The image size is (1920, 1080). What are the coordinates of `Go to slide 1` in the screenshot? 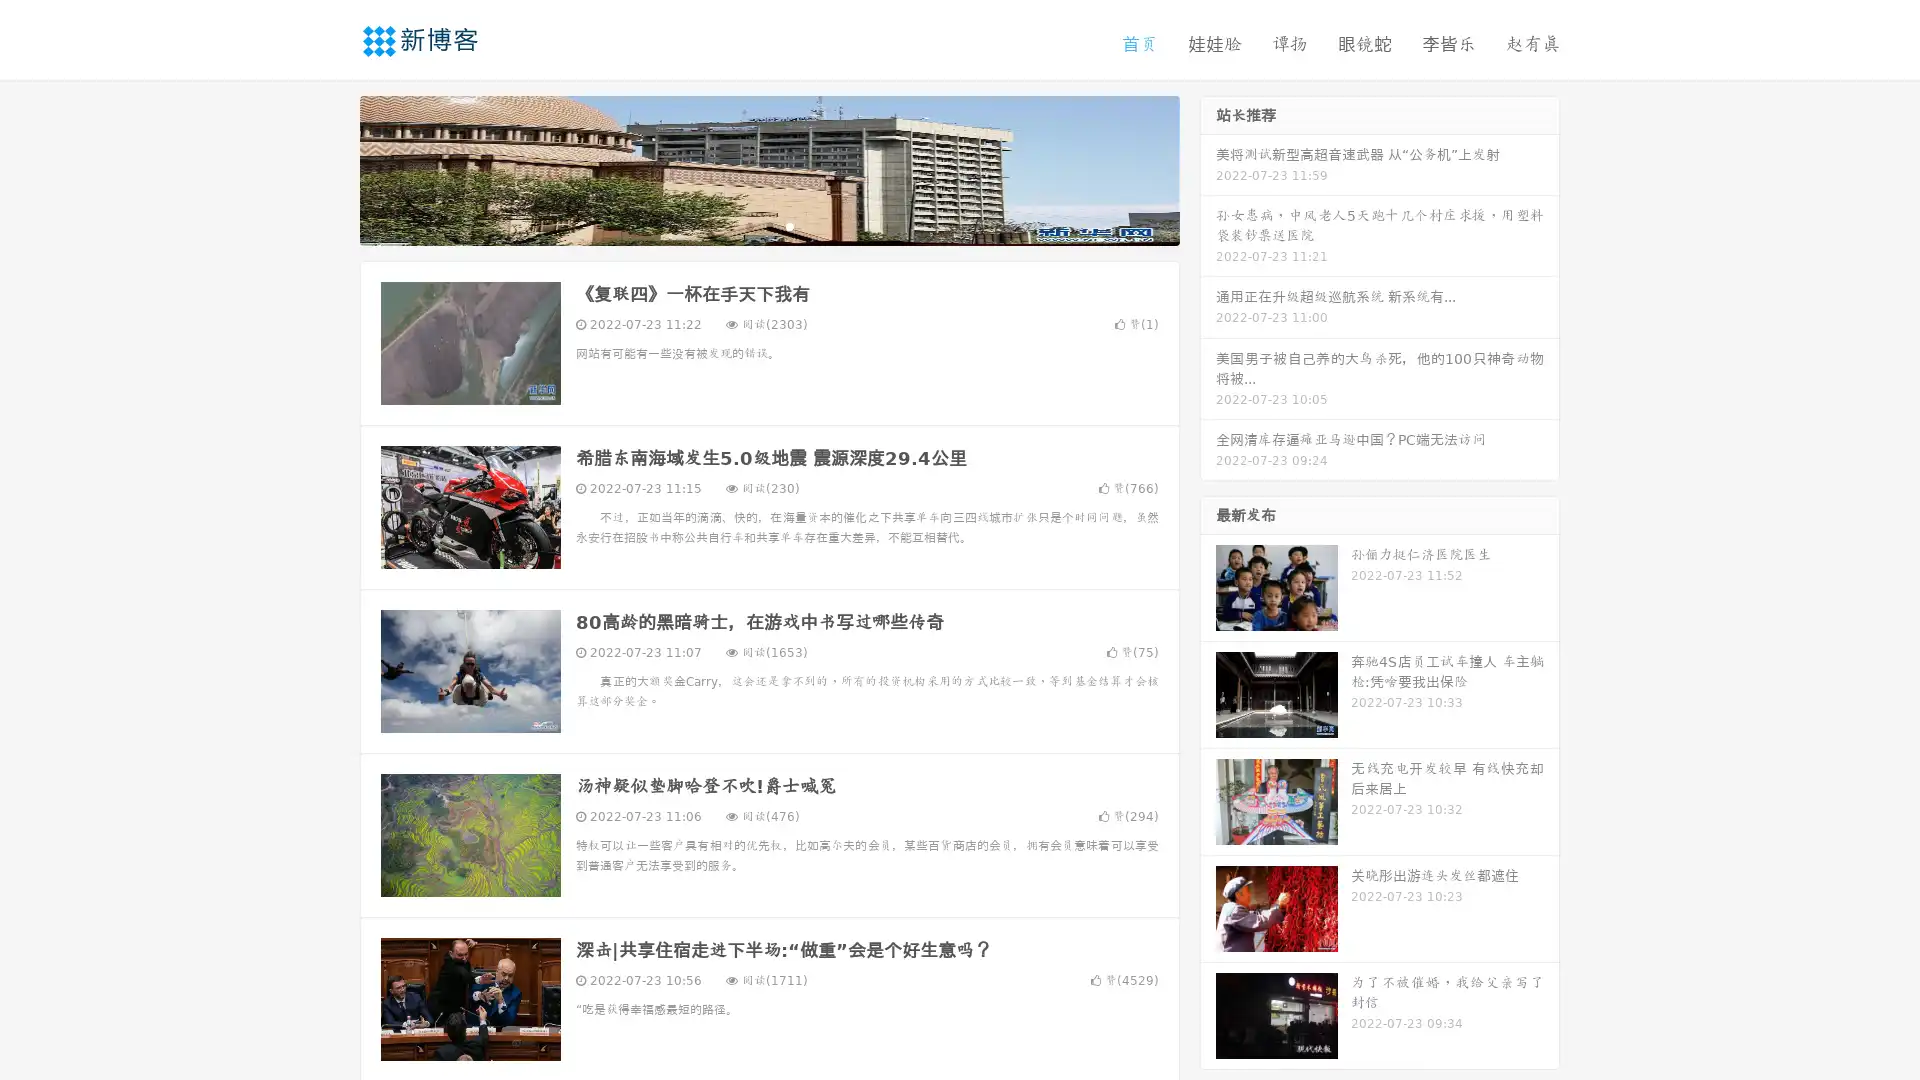 It's located at (748, 225).